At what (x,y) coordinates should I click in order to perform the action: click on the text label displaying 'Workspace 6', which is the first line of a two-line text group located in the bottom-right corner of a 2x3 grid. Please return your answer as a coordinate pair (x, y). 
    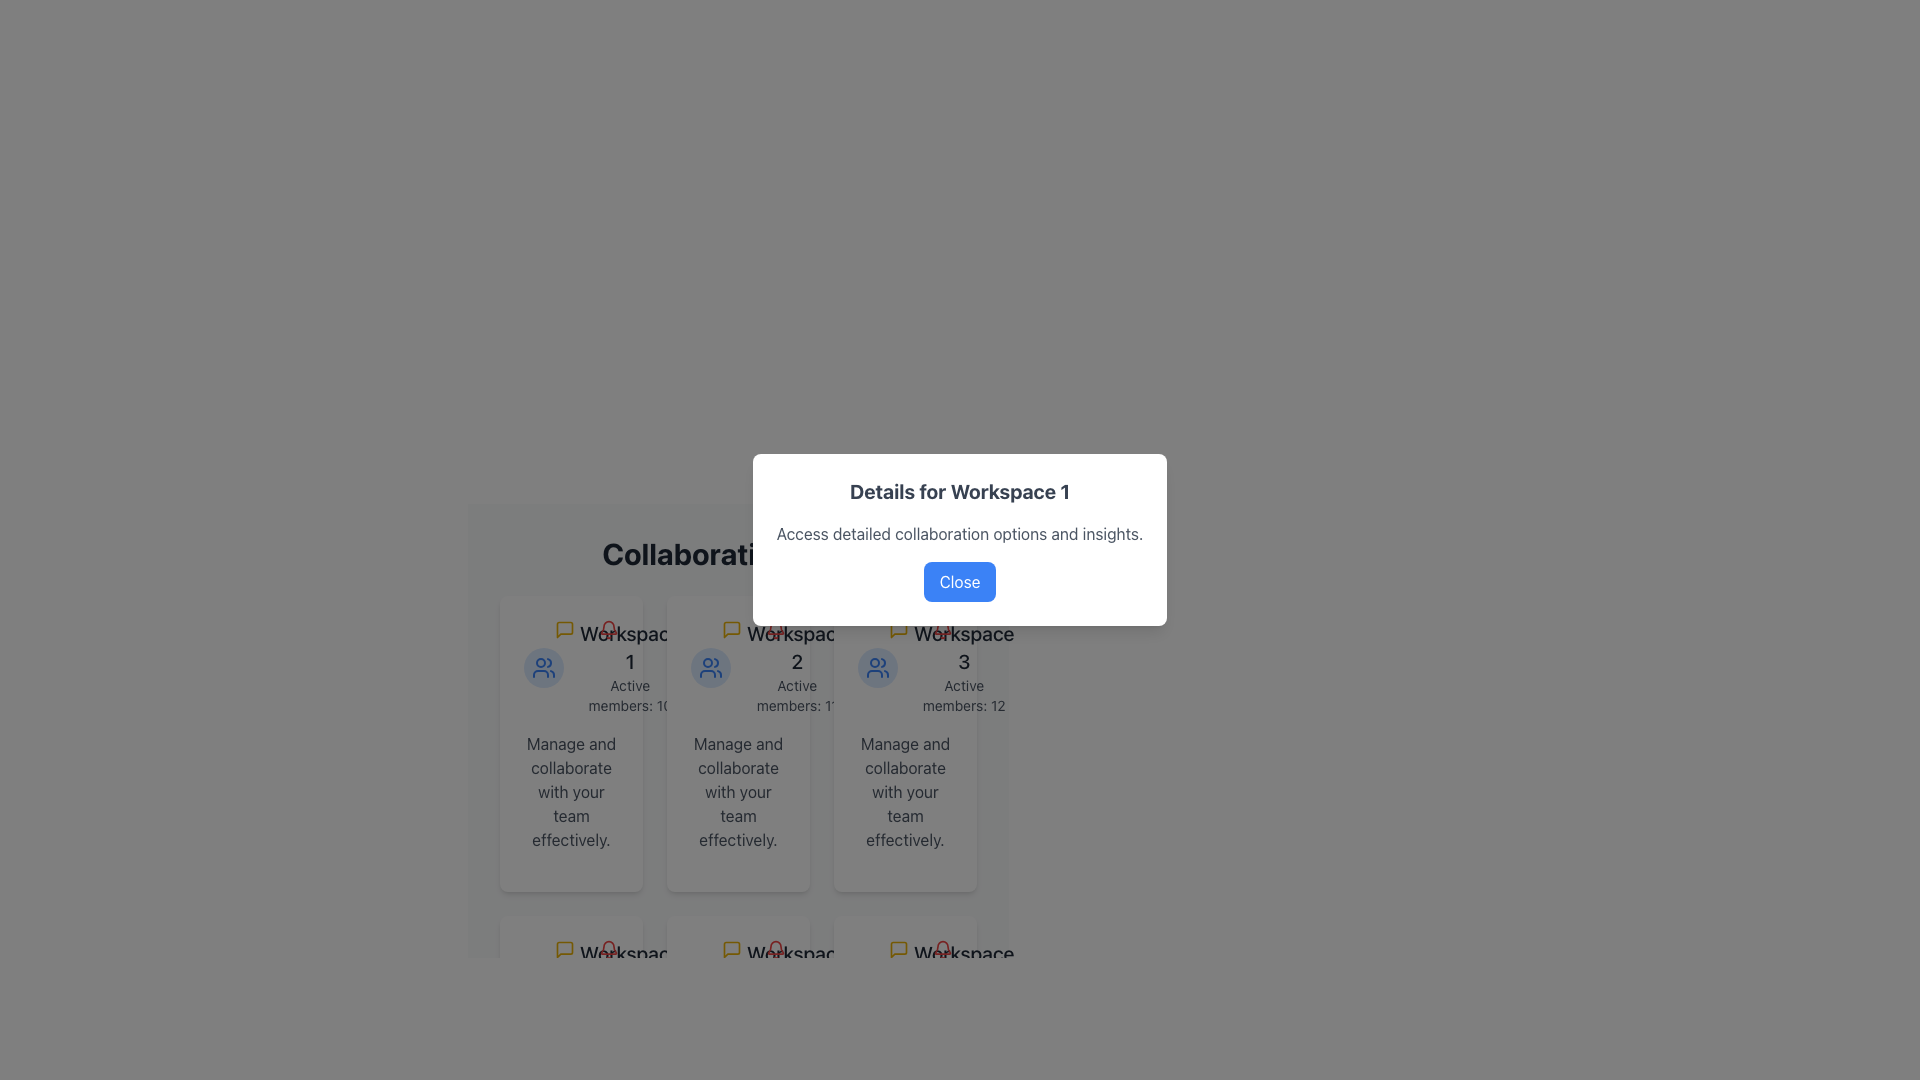
    Looking at the image, I should click on (964, 967).